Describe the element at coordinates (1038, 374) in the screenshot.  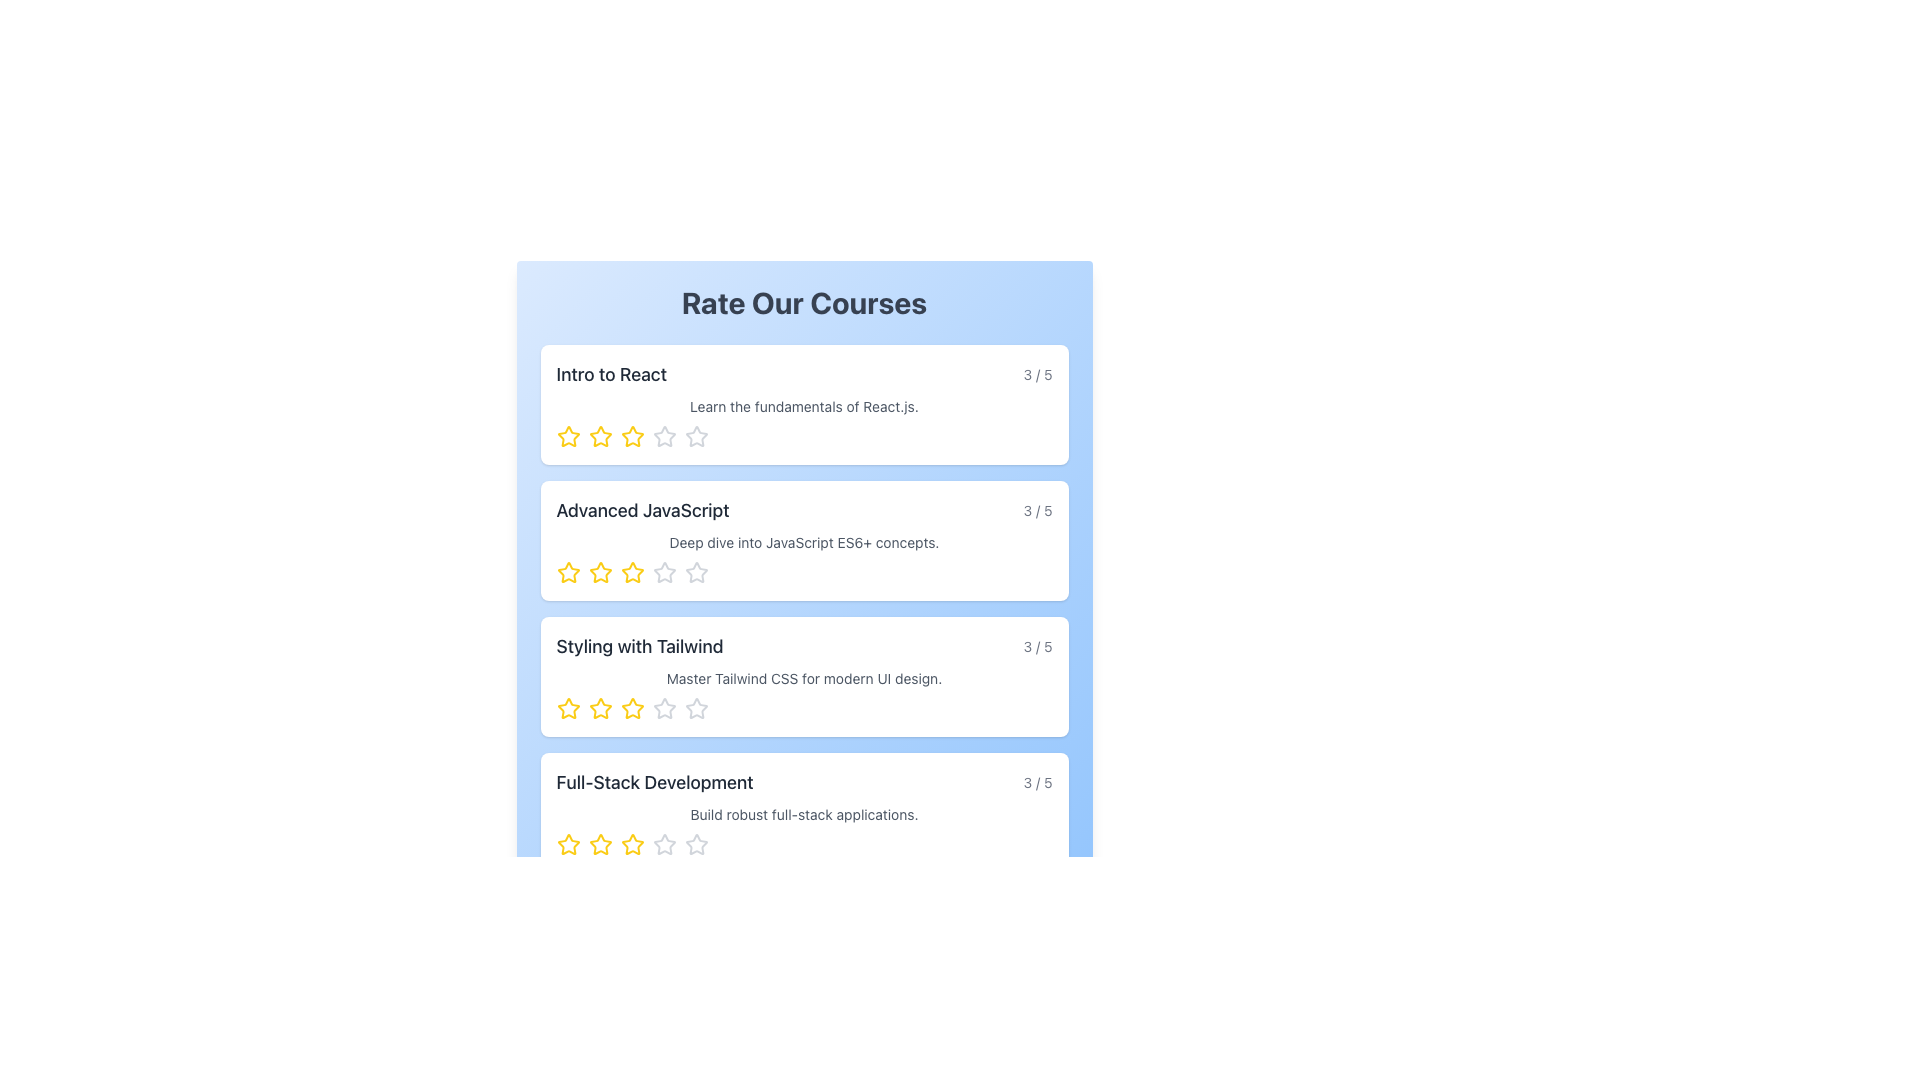
I see `the static text element that indicates a rating of 3 out of 5 for the course 'Intro to React', located at the rightmost part of the course list under the 'Rate Our Courses' section` at that location.